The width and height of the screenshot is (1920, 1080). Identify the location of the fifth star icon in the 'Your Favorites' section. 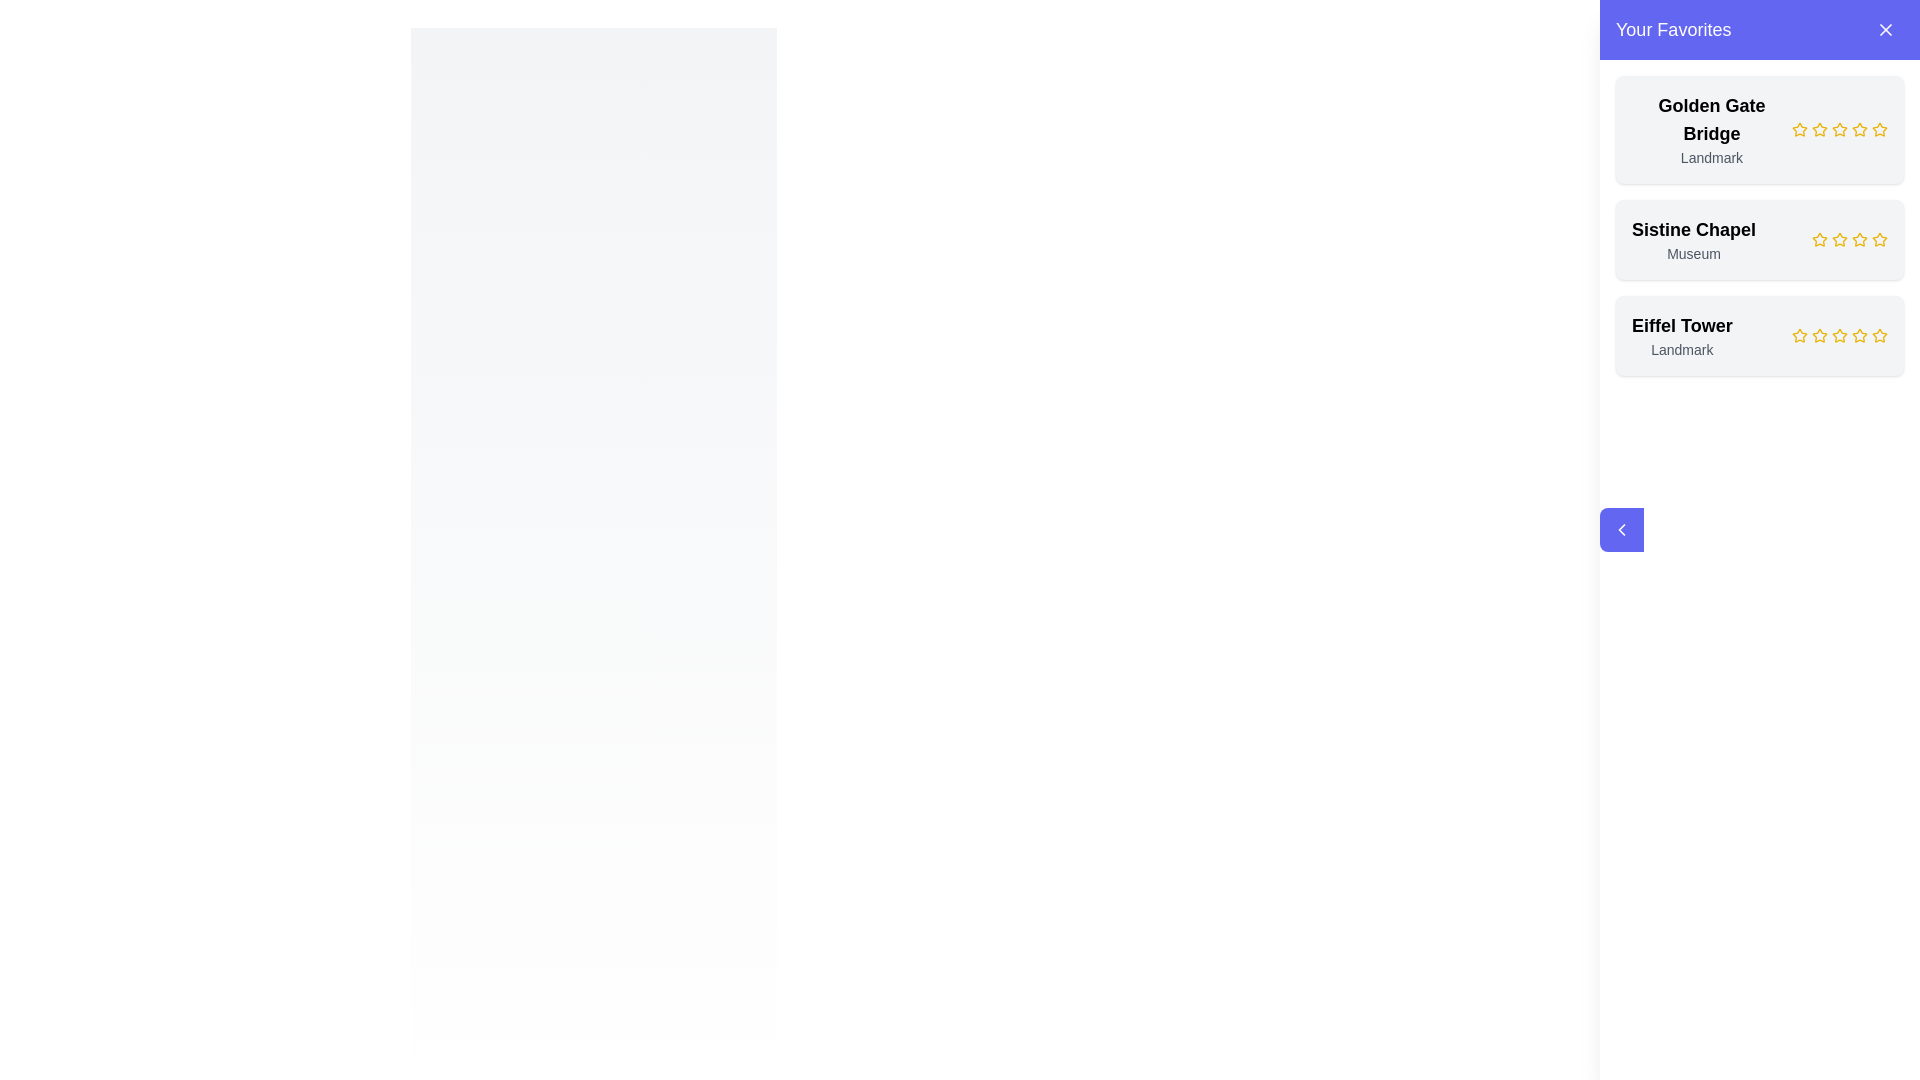
(1859, 334).